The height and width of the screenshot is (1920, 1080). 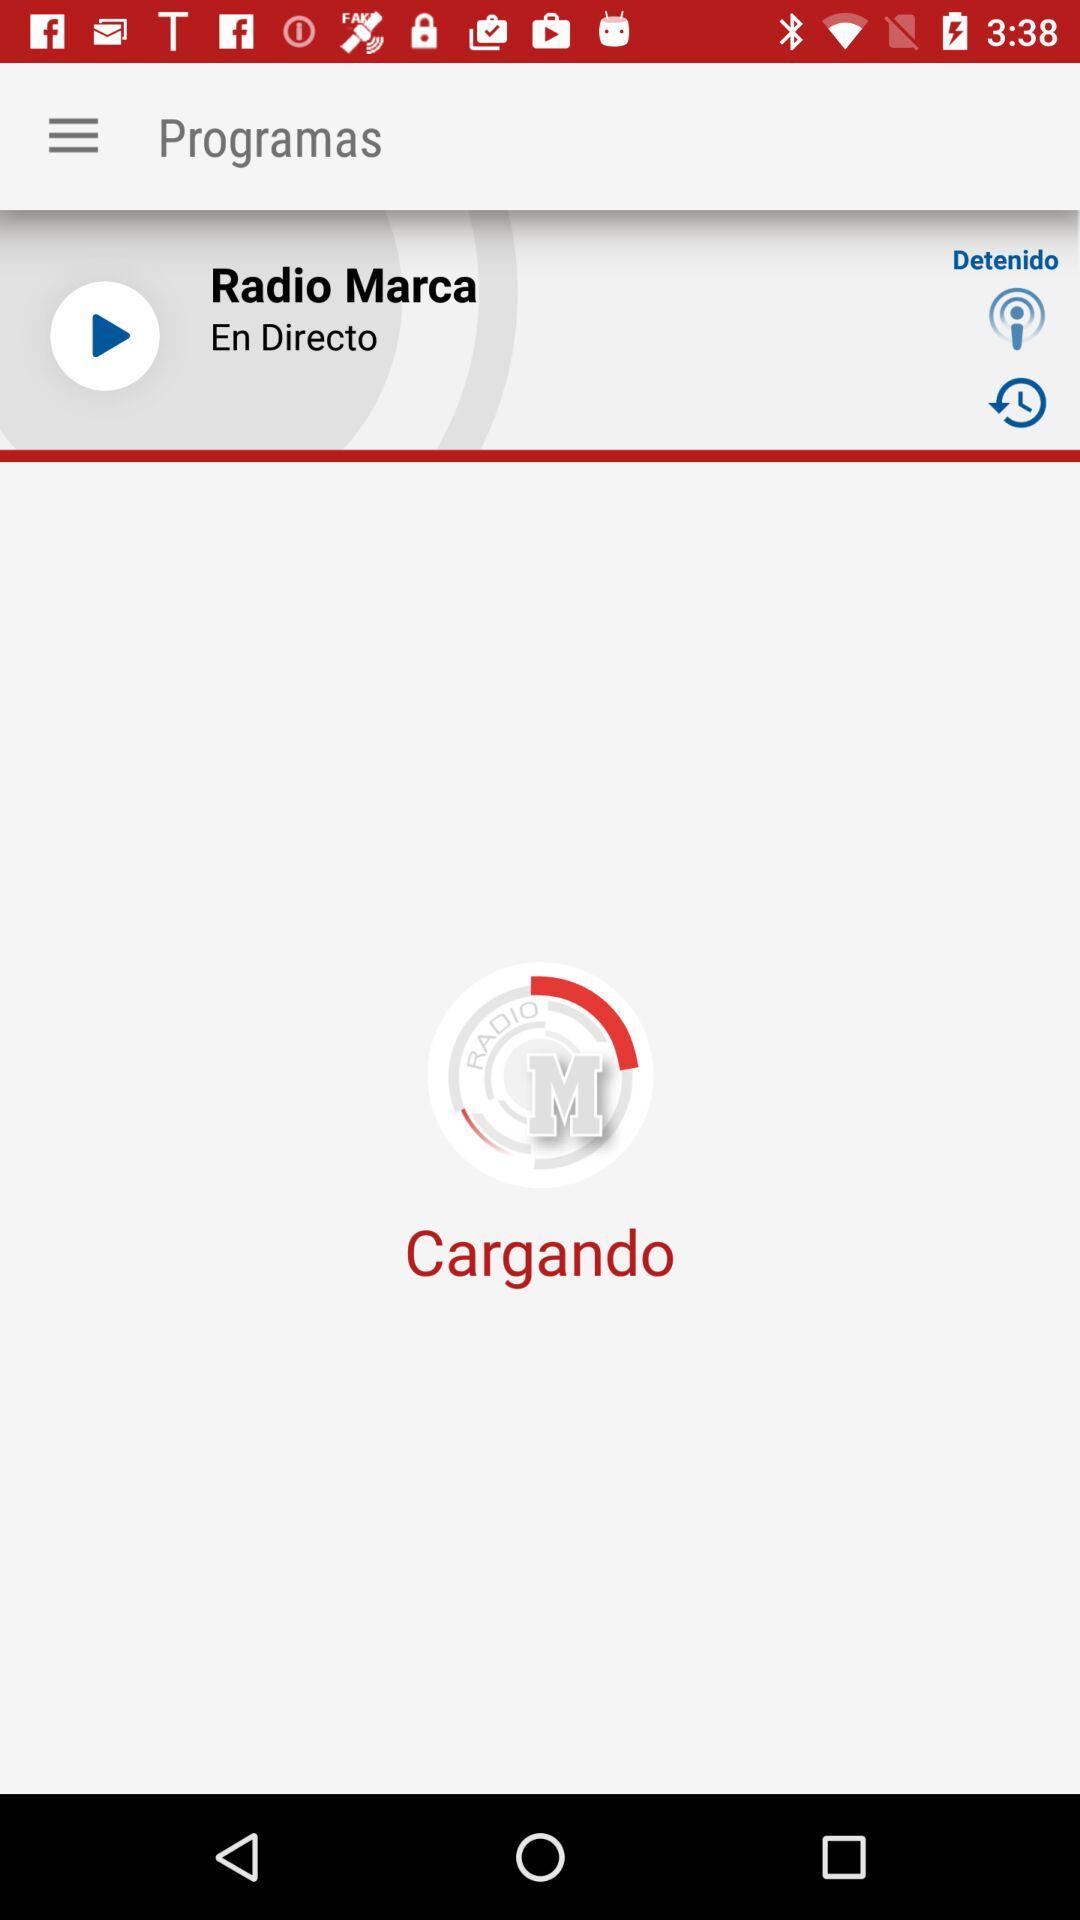 I want to click on the item to the right of the en directo item, so click(x=1017, y=401).